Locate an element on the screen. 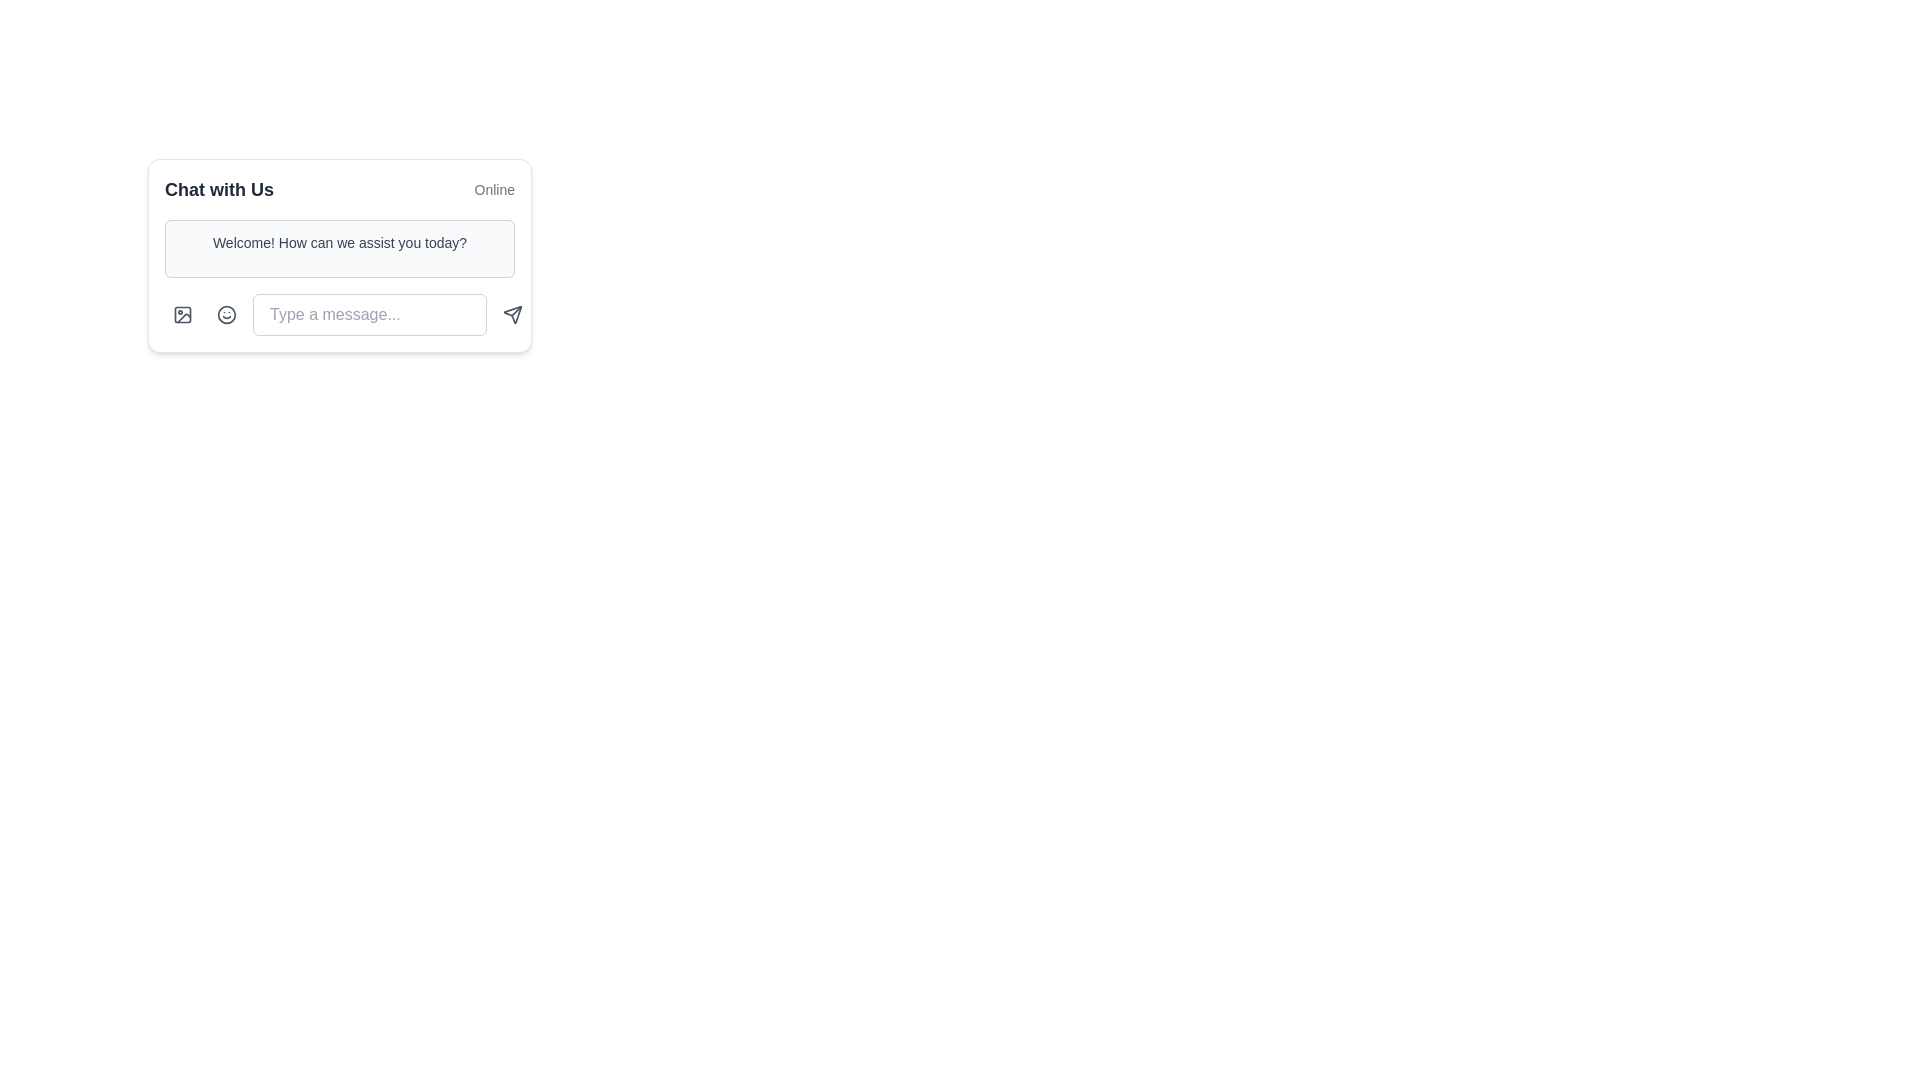 This screenshot has height=1080, width=1920. the 'Send' button, which is a small triangular icon resembling a paper airplane, located at the rightmost side of the input box in the chat widget is located at coordinates (513, 315).